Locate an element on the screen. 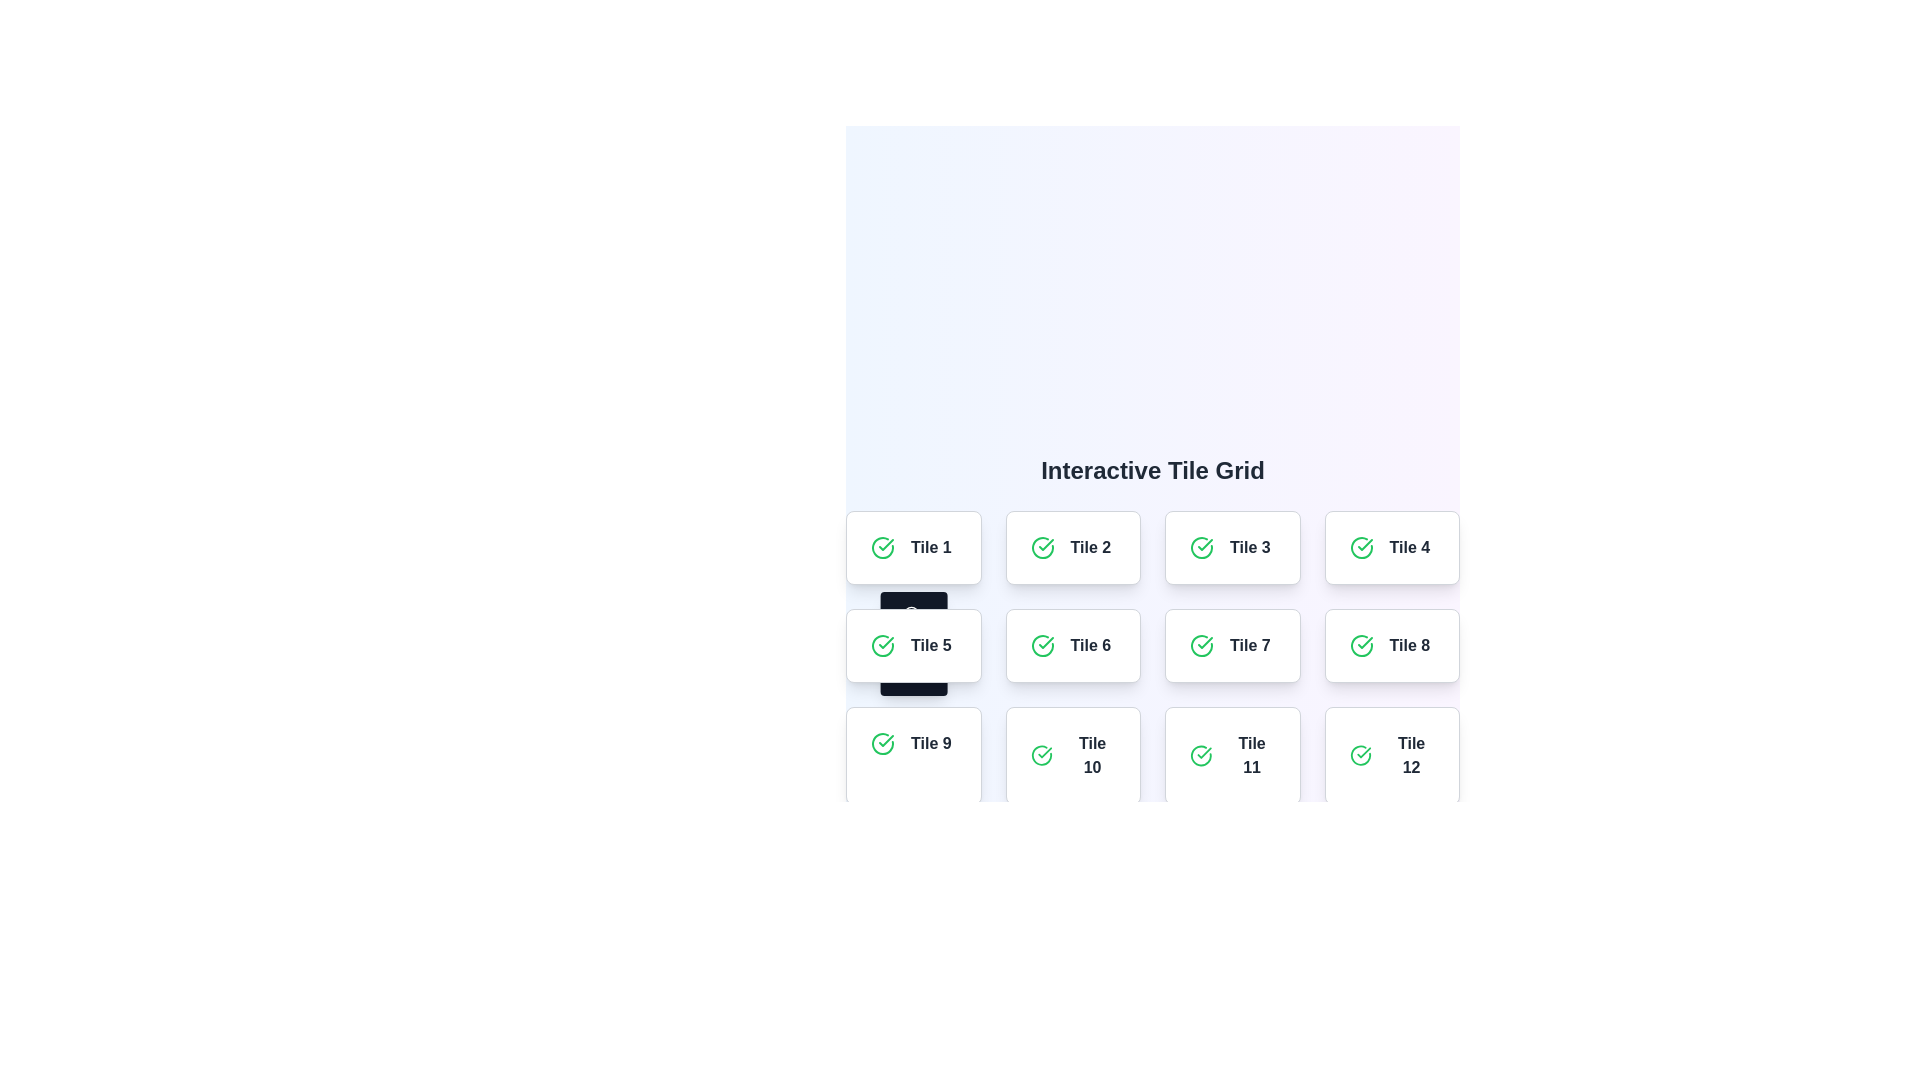 This screenshot has height=1080, width=1920. the text label in the top row, third column of the tile grid is located at coordinates (1248, 547).